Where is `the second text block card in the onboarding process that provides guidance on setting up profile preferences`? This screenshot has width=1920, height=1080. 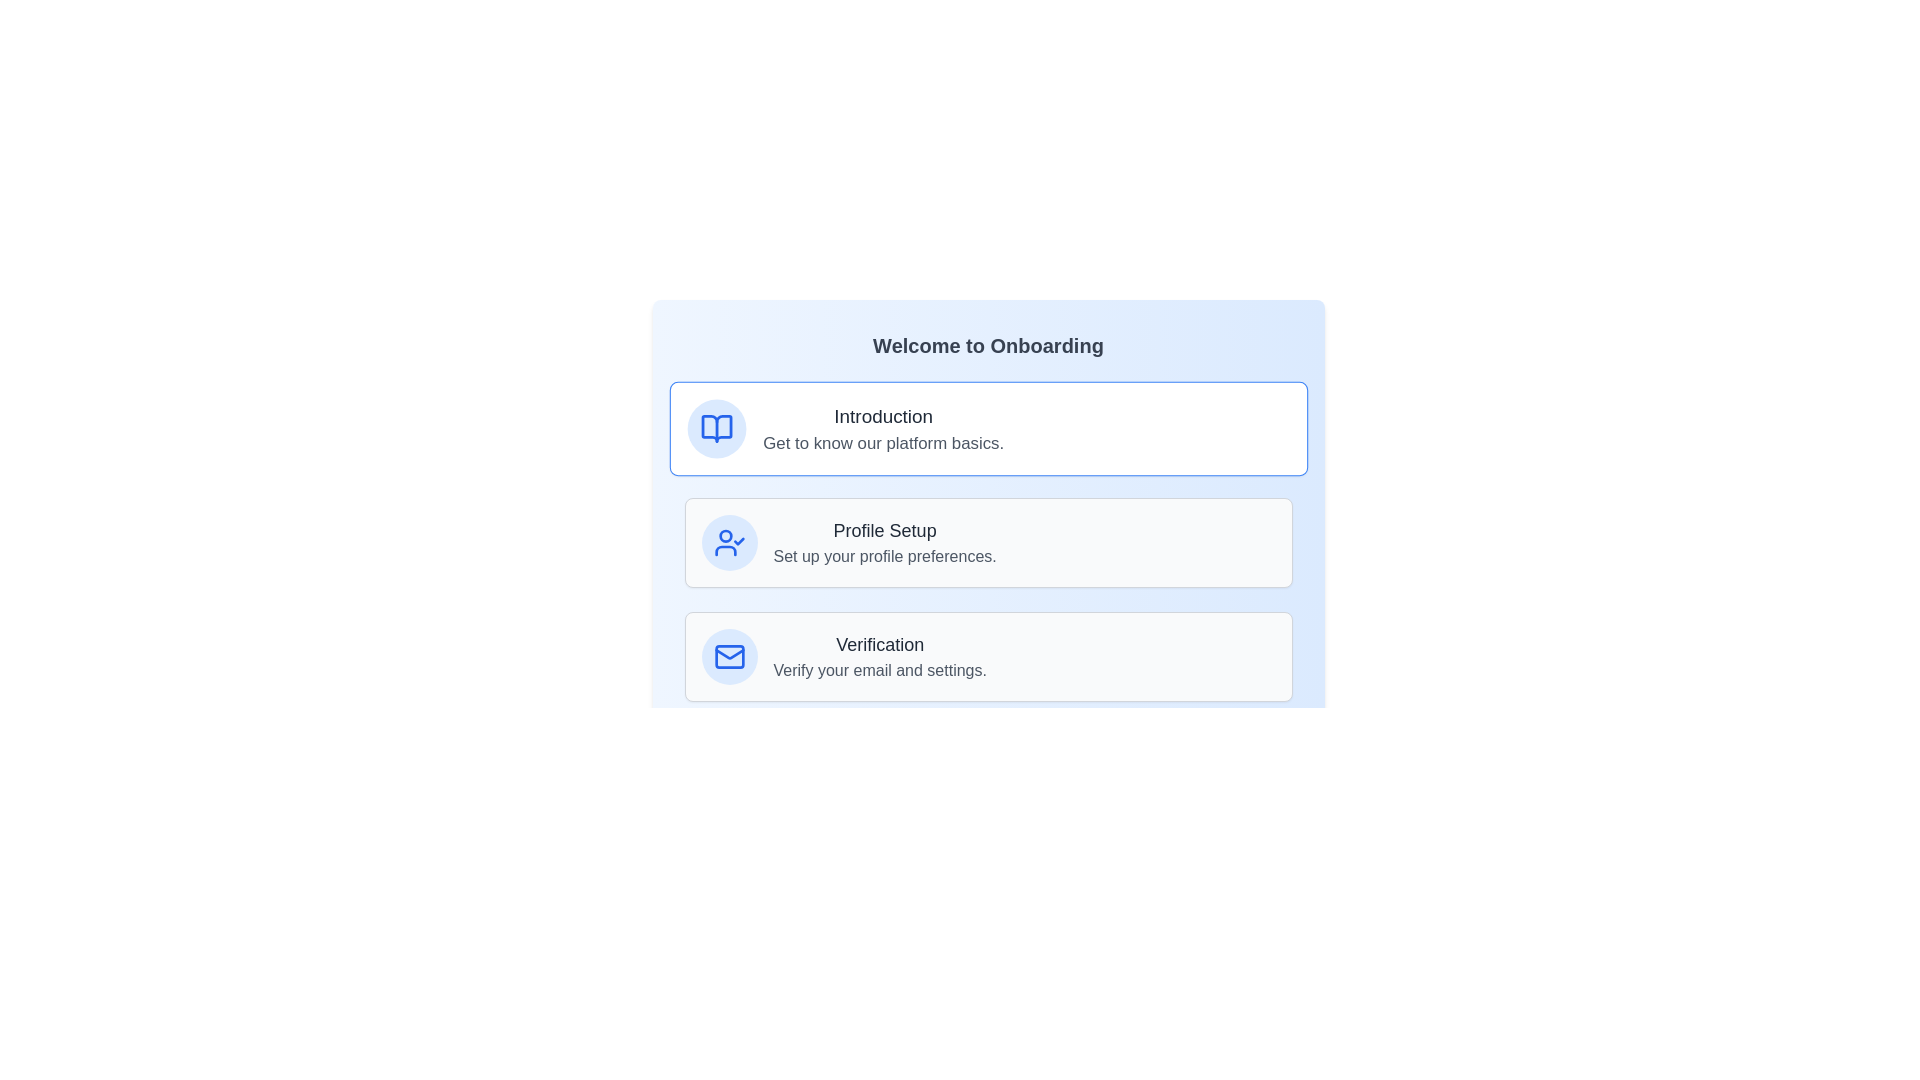 the second text block card in the onboarding process that provides guidance on setting up profile preferences is located at coordinates (884, 543).